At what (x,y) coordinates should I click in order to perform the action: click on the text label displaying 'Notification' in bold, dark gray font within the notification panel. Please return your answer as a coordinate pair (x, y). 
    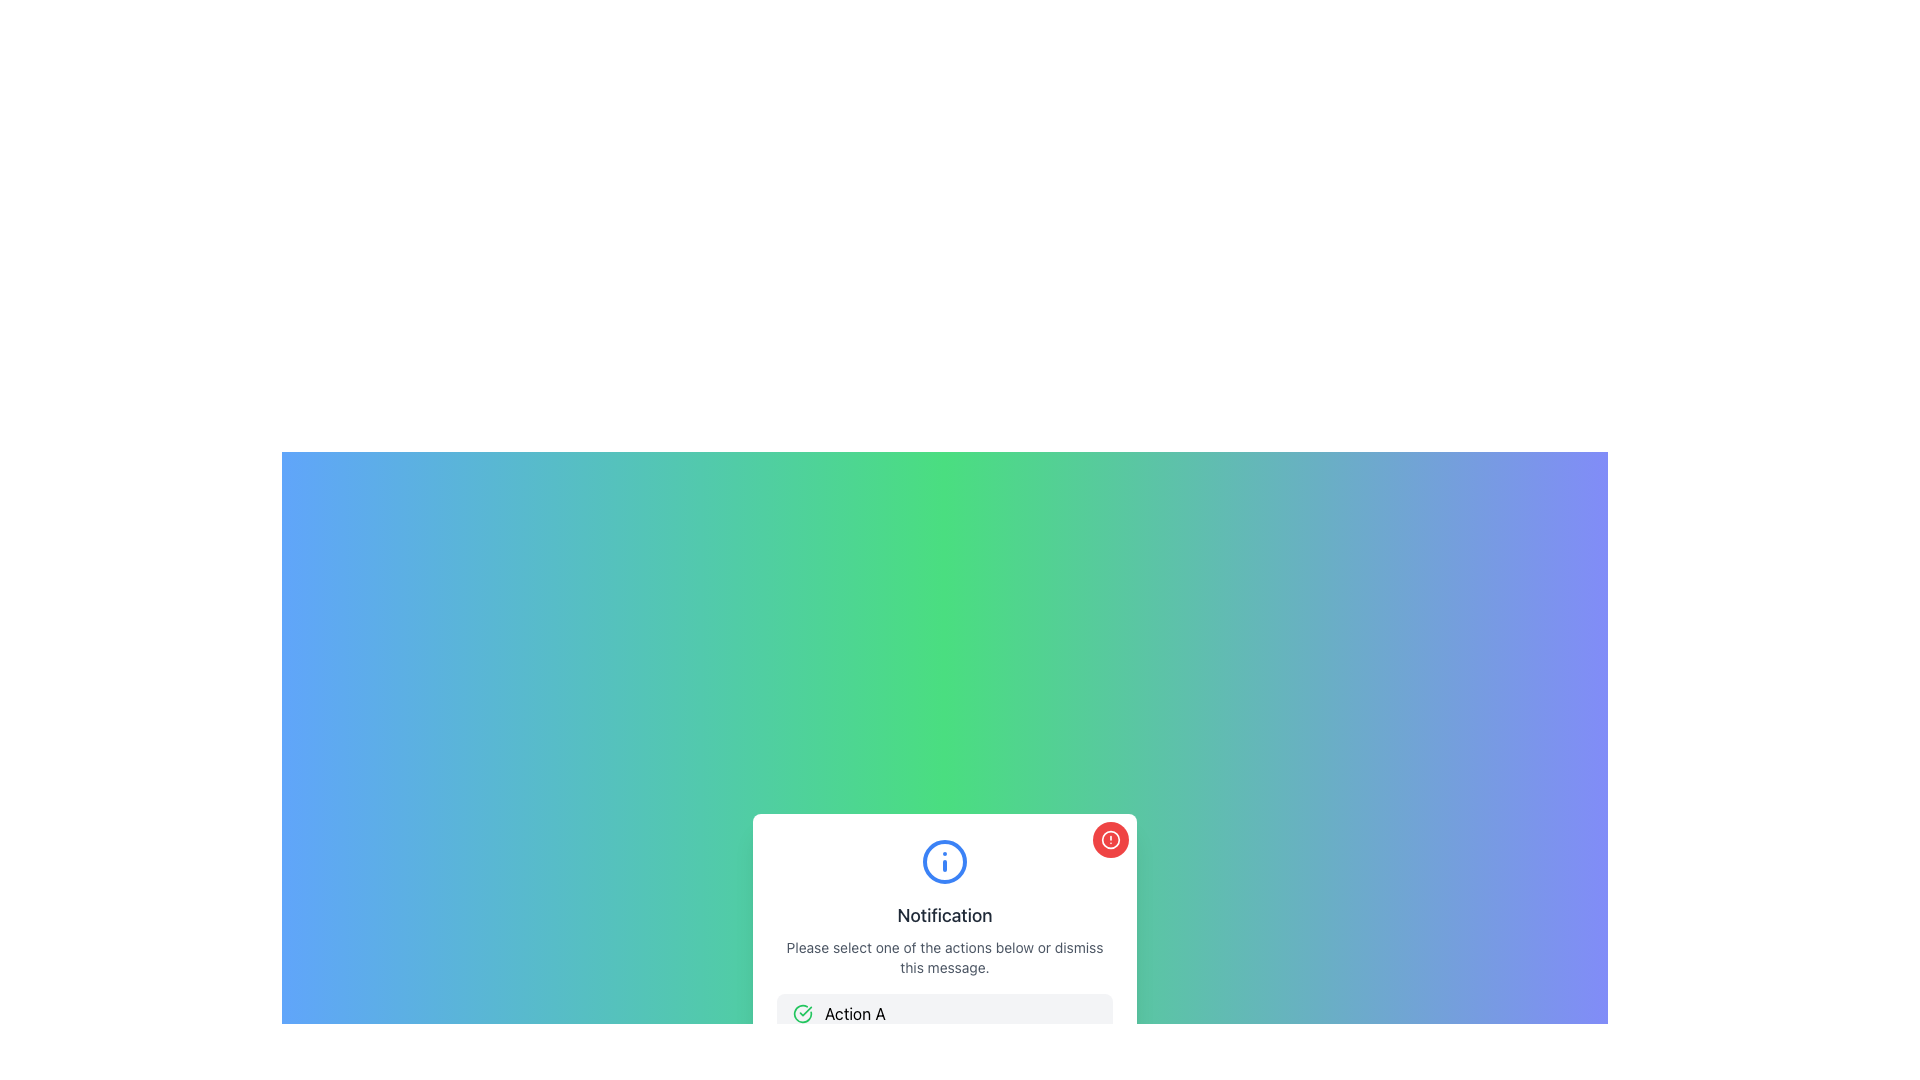
    Looking at the image, I should click on (944, 915).